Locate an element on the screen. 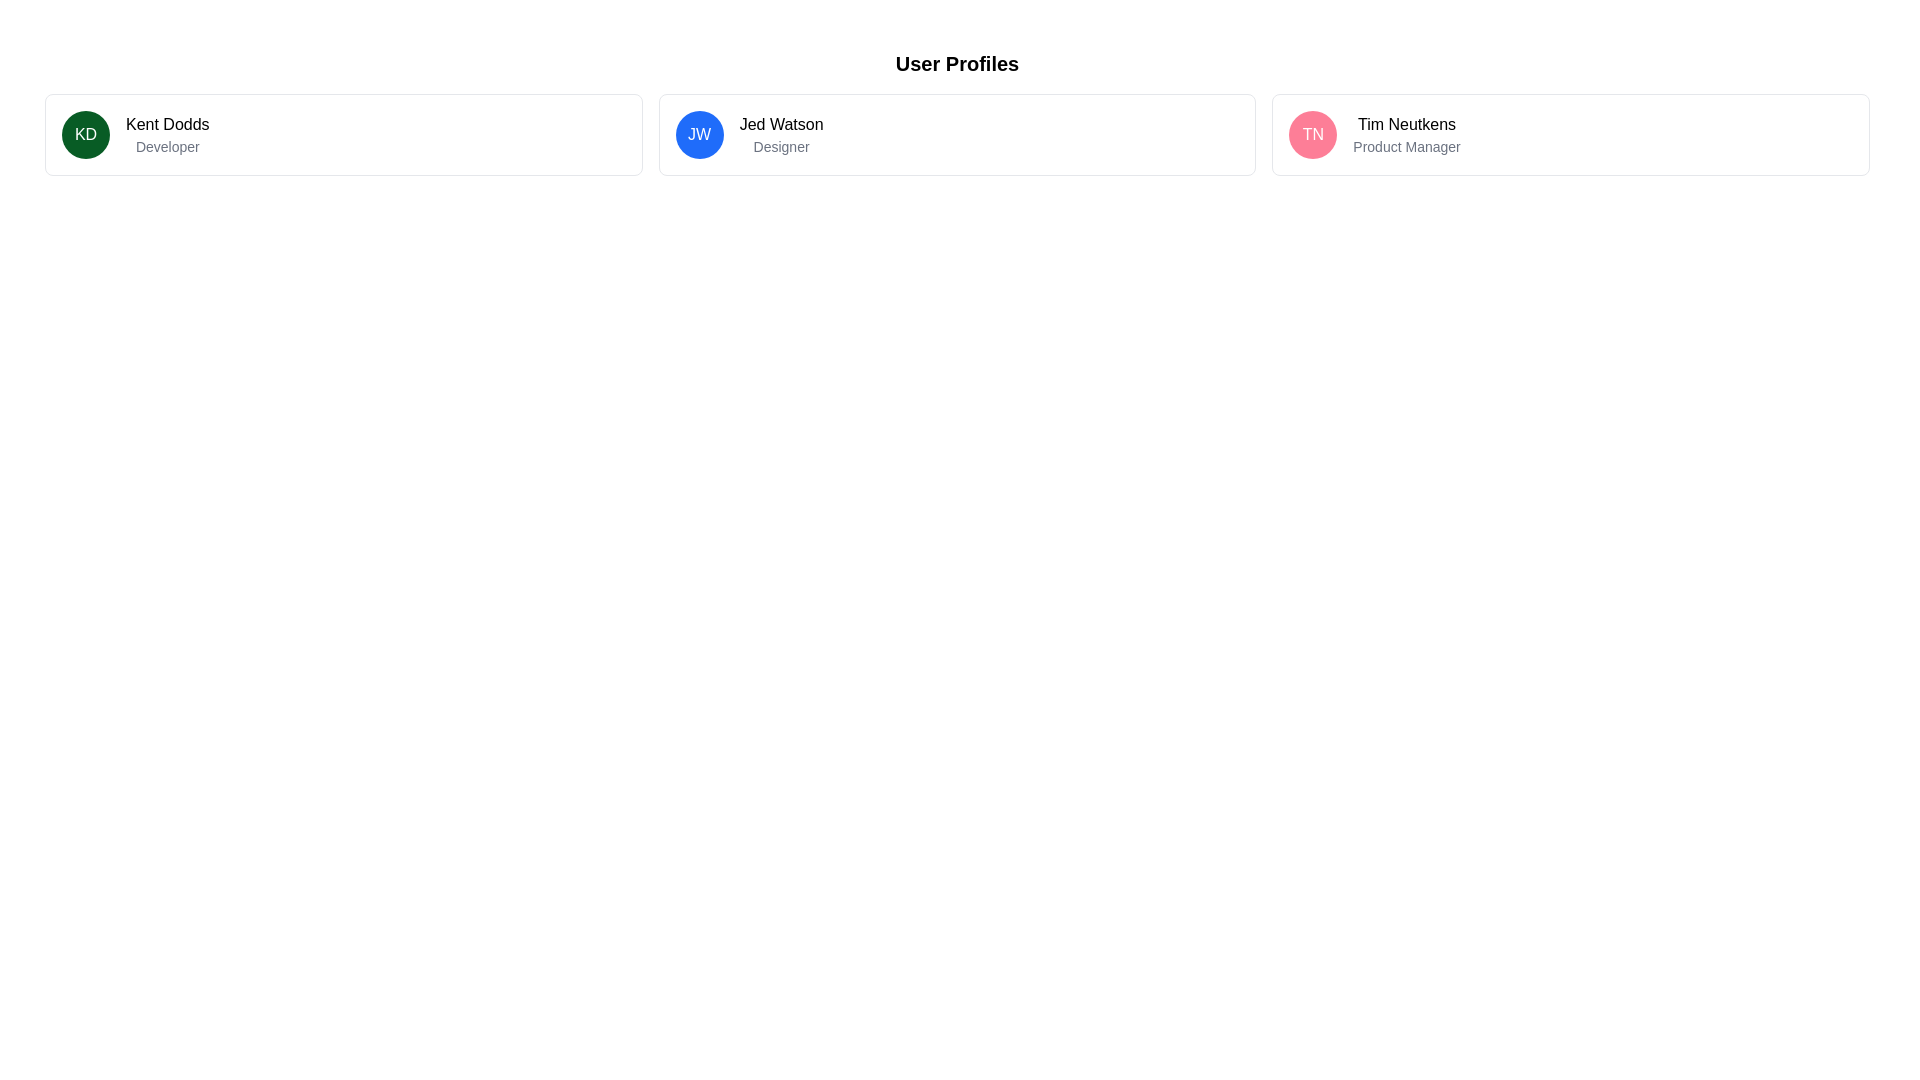 Image resolution: width=1920 pixels, height=1080 pixels. the text label displaying the name of the individual in the rightmost profile card, positioned above the 'Product Manager' text is located at coordinates (1405, 124).